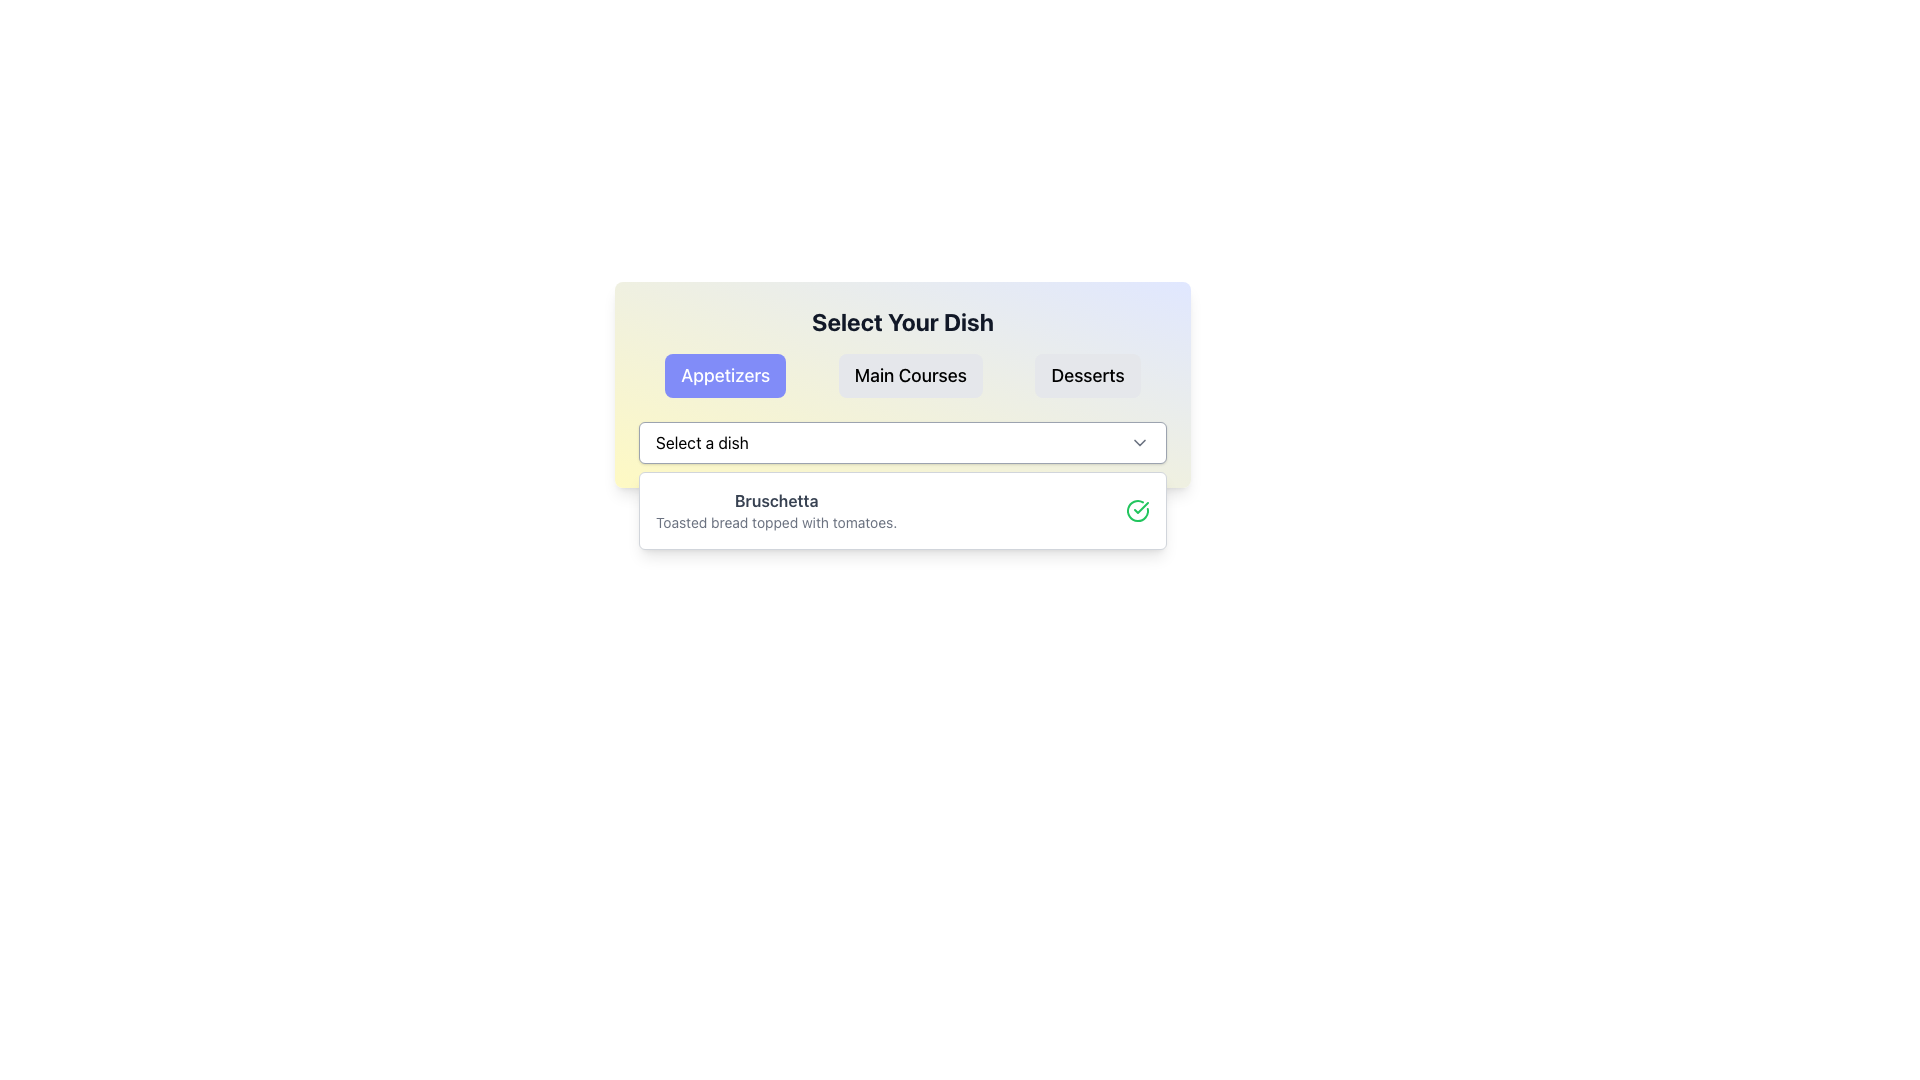  I want to click on the 'Bruschetta' dropdown menu option to make it the active selection, so click(901, 509).